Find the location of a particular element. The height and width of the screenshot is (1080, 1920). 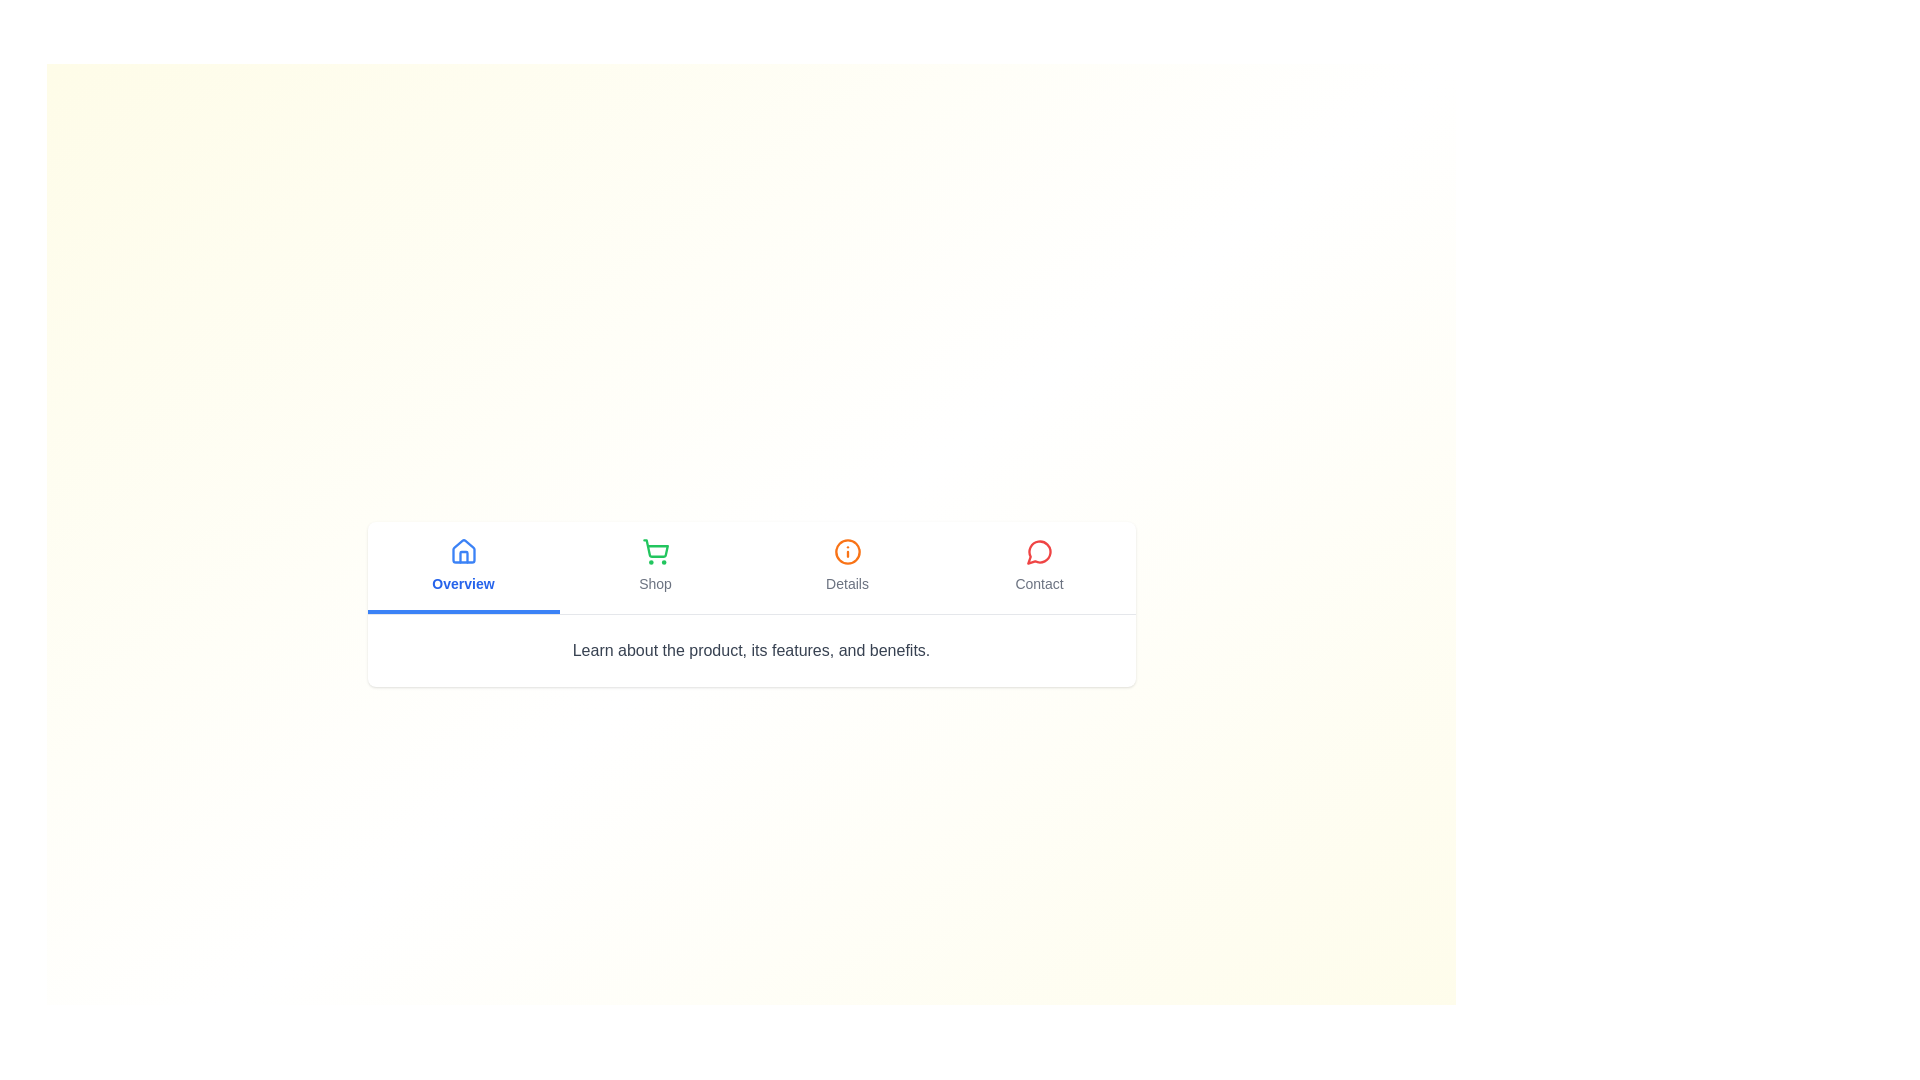

the Details tab to switch to its content is located at coordinates (847, 567).